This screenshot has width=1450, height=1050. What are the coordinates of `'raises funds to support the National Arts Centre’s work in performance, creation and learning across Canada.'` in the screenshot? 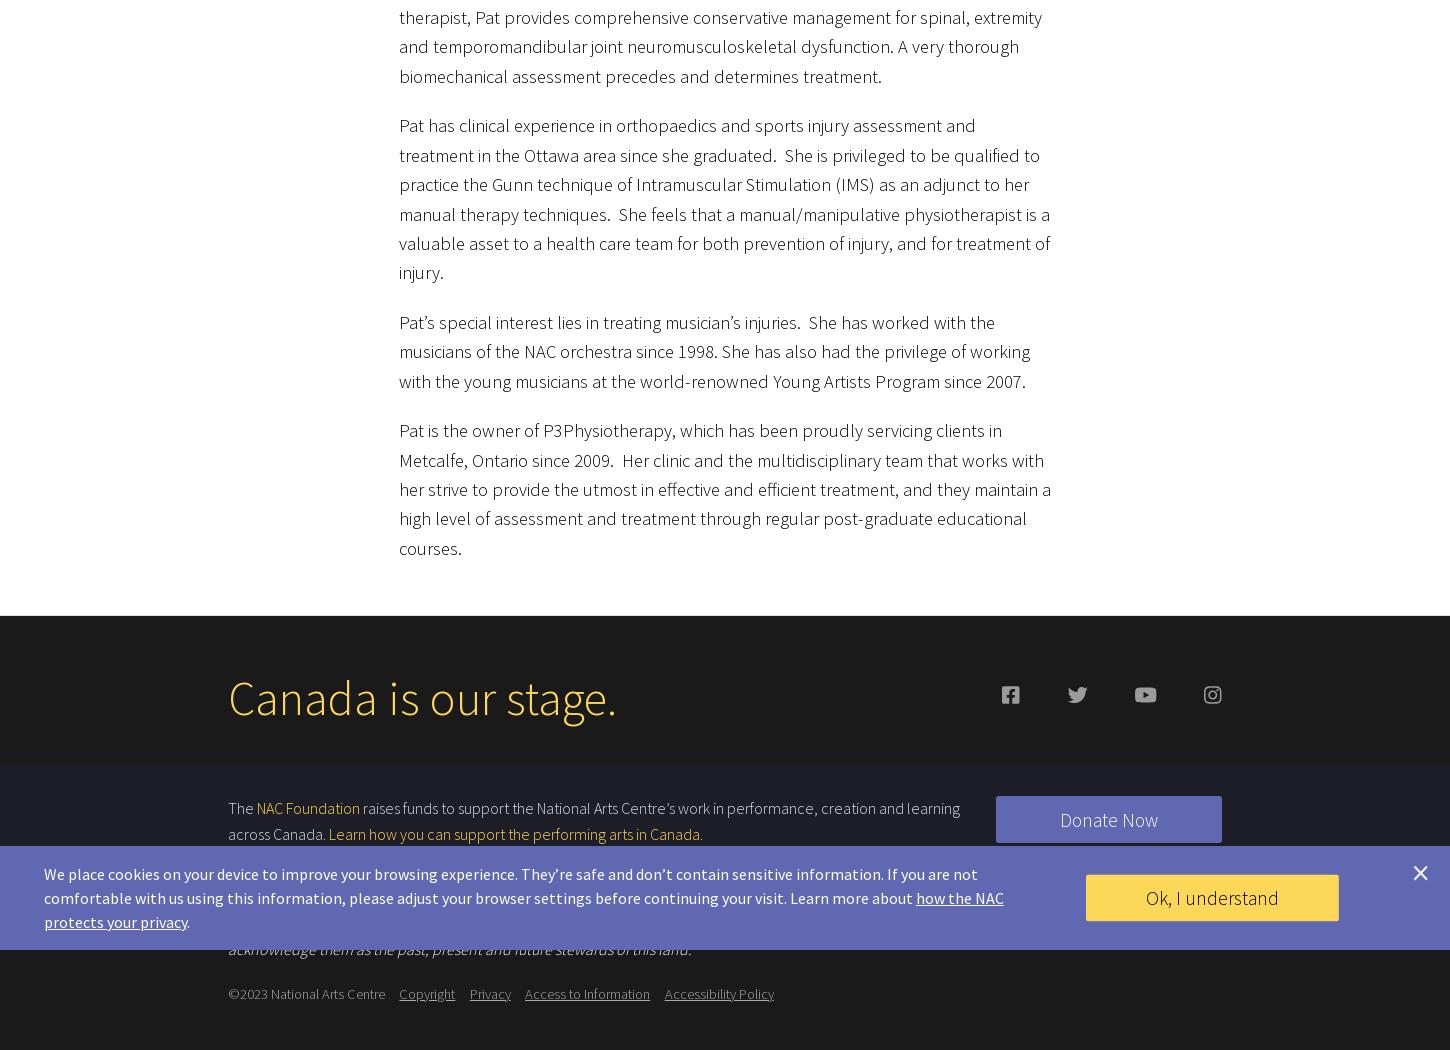 It's located at (594, 810).